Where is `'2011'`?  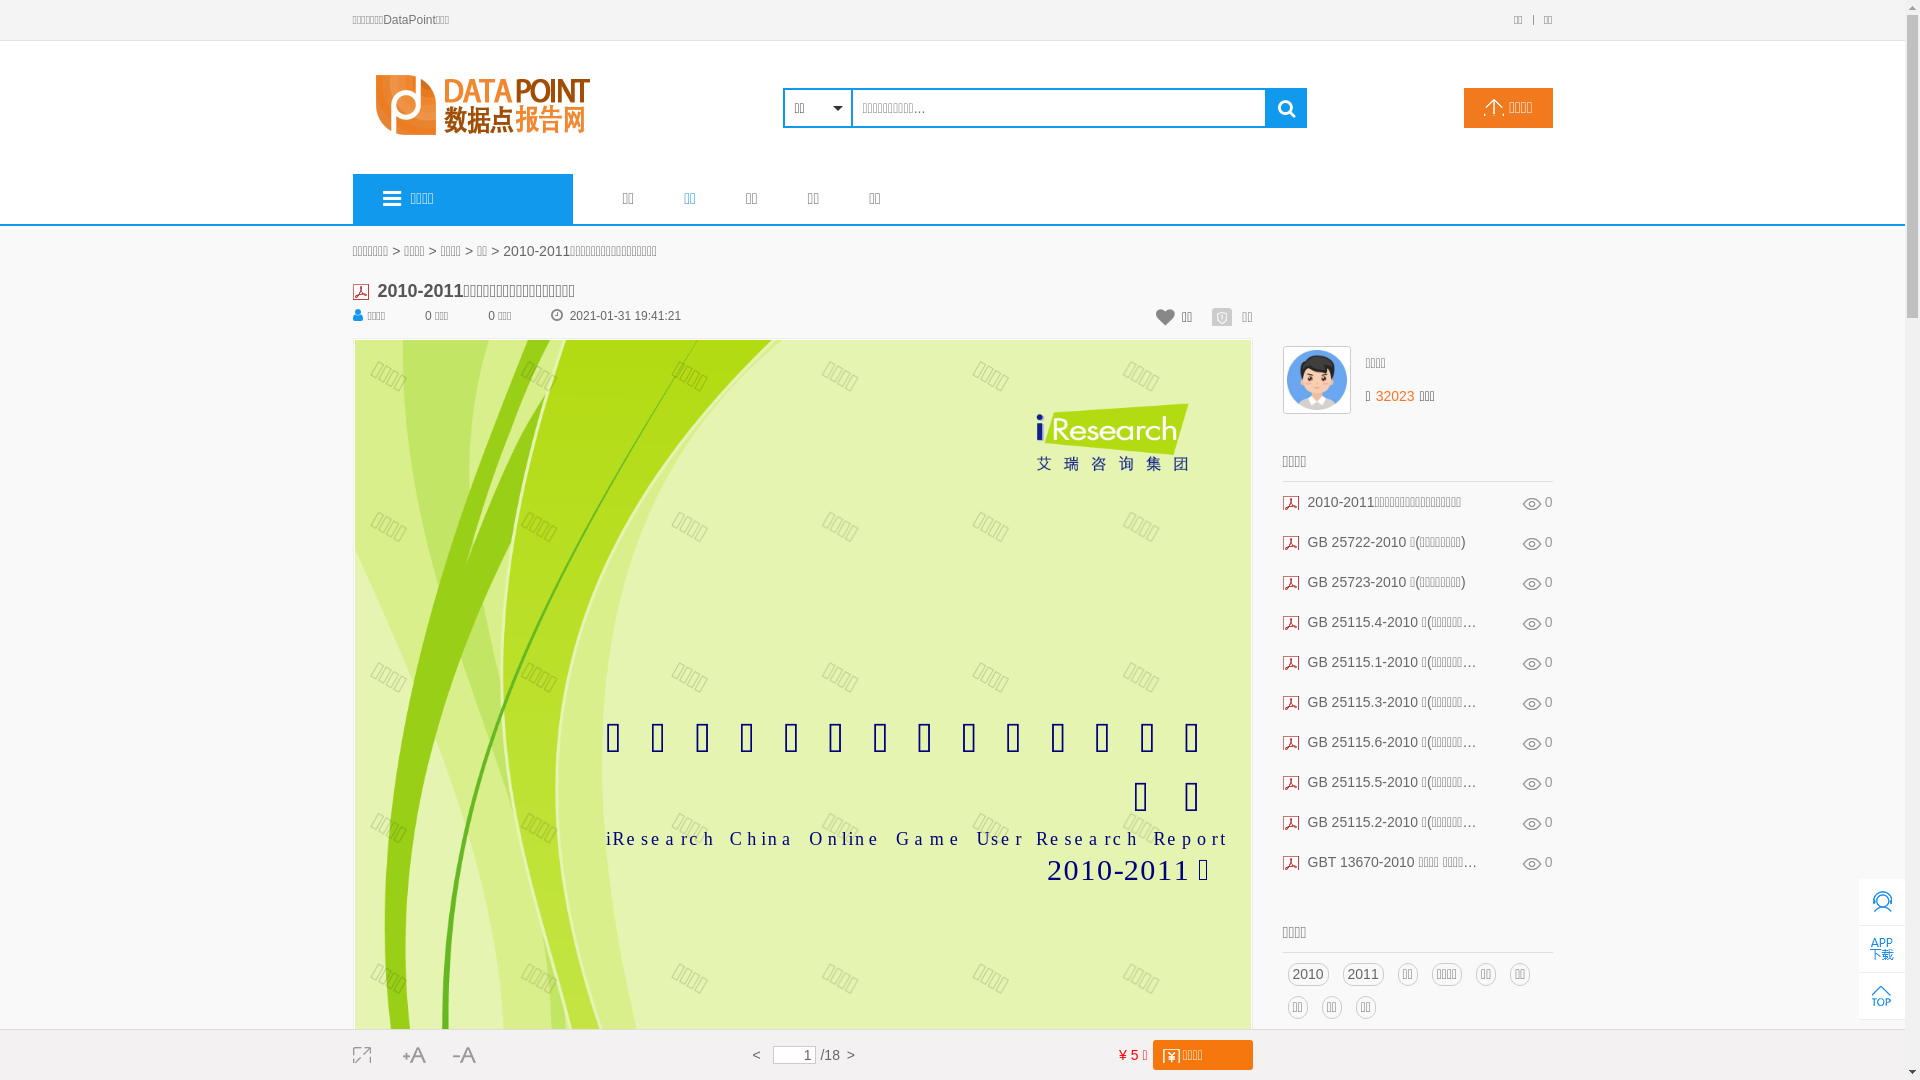 '2011' is located at coordinates (1362, 973).